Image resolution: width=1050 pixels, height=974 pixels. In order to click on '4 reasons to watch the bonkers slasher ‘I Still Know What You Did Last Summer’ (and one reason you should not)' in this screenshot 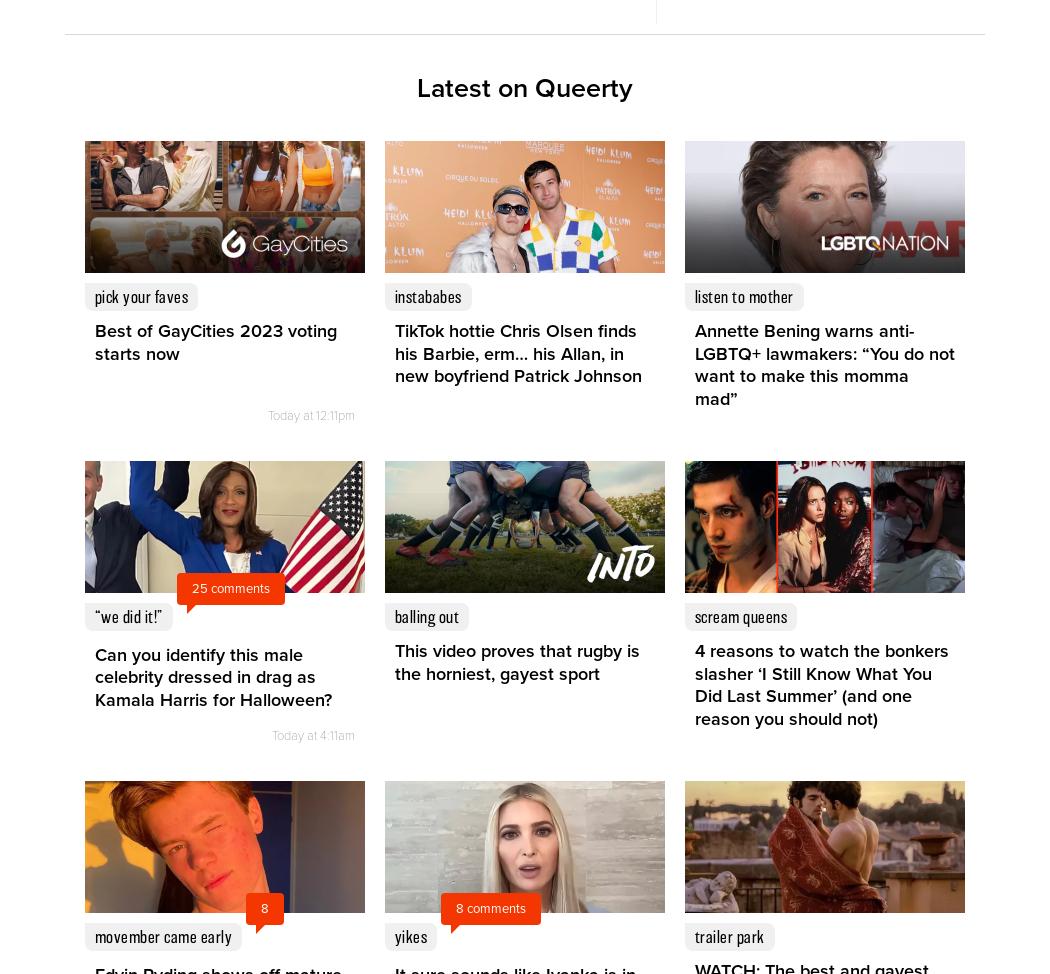, I will do `click(821, 684)`.